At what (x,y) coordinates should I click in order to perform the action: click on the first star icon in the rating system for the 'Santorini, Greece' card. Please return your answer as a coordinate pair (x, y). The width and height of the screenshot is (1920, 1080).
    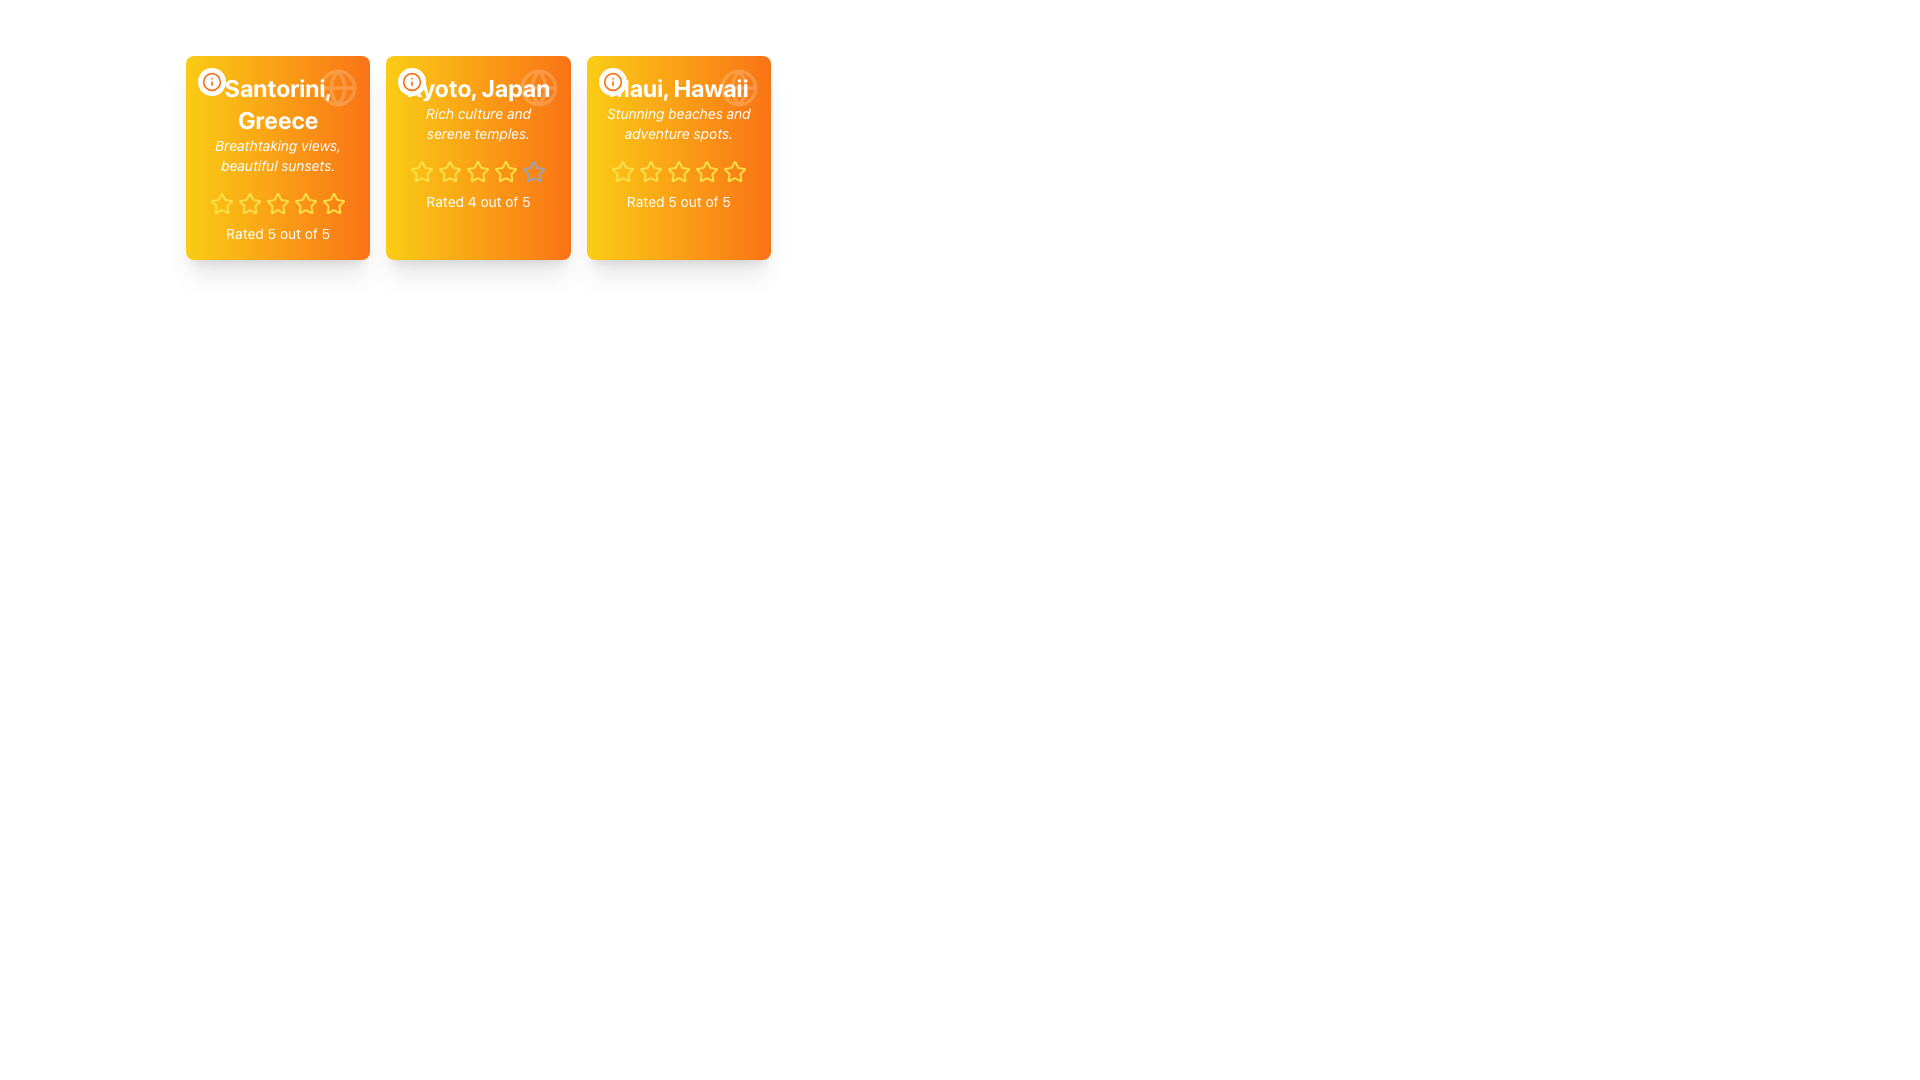
    Looking at the image, I should click on (222, 203).